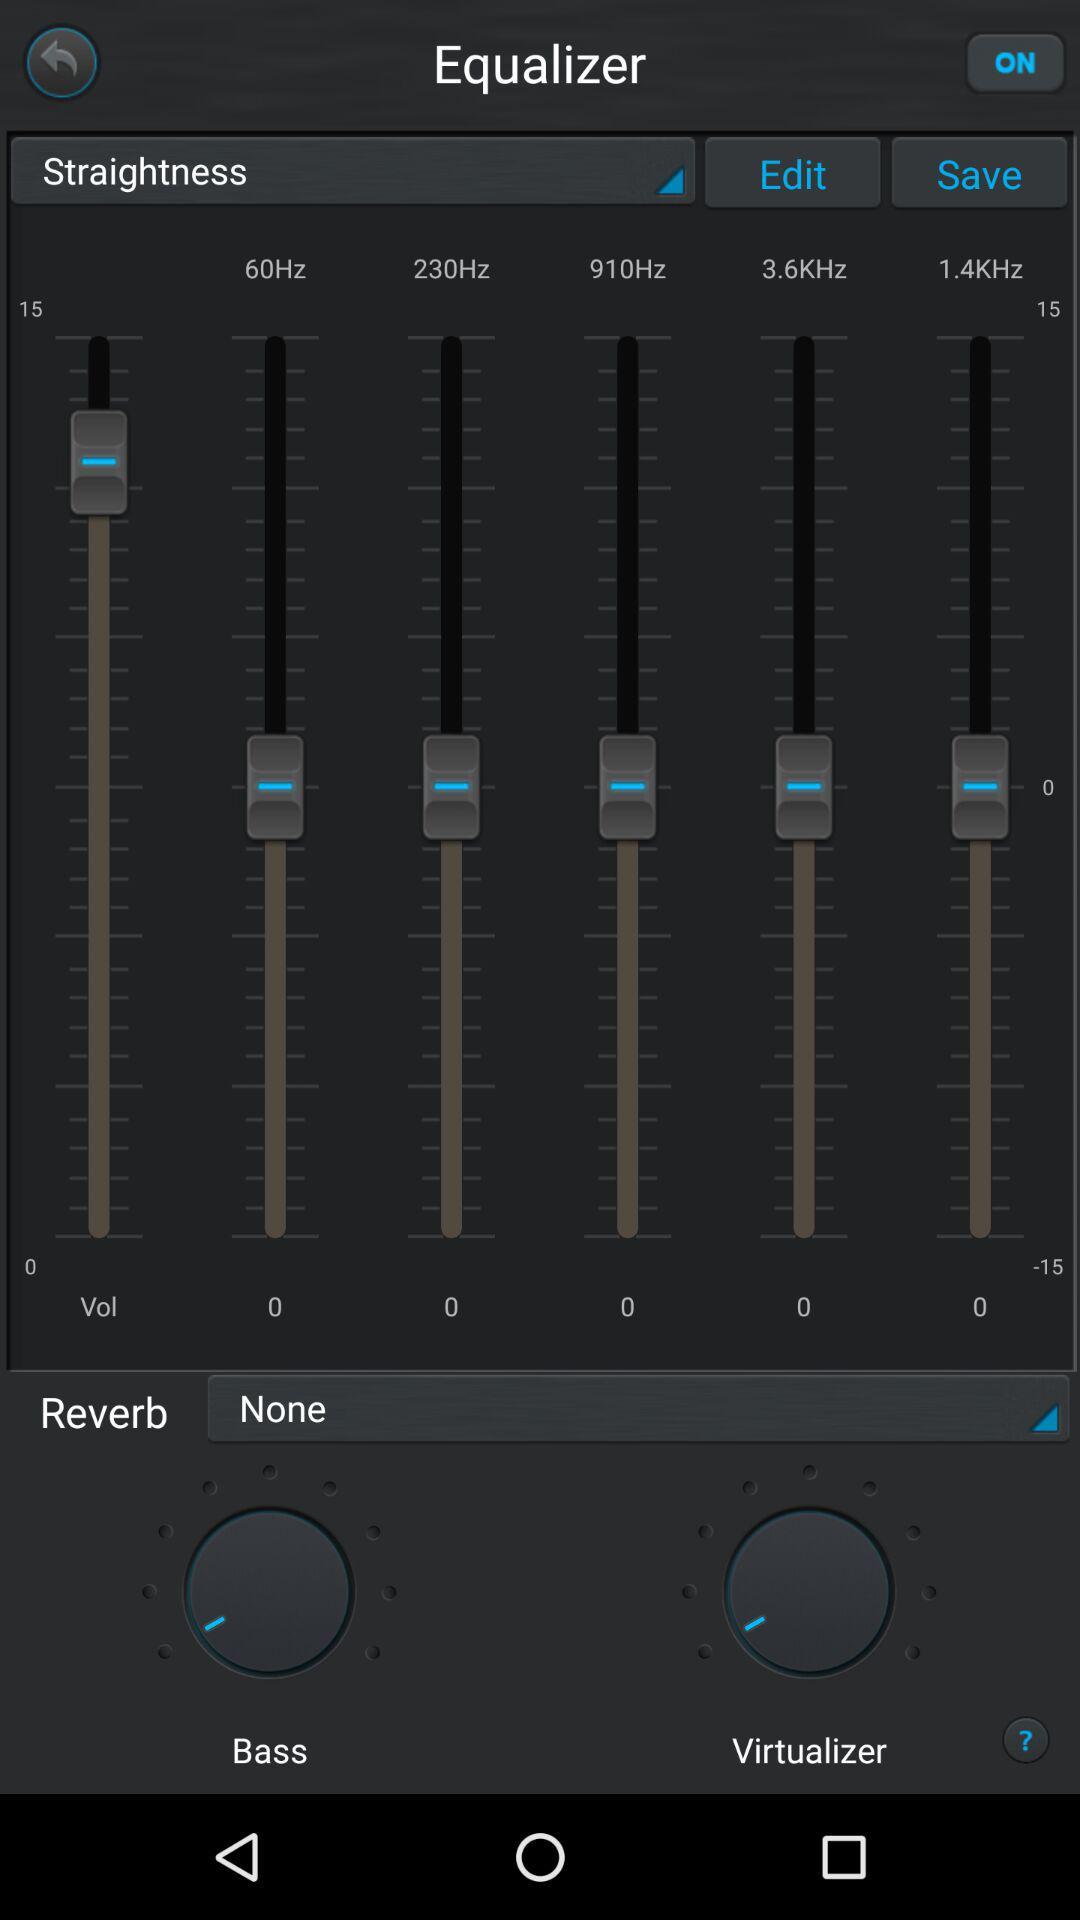 This screenshot has width=1080, height=1920. Describe the element at coordinates (60, 67) in the screenshot. I see `the reply icon` at that location.